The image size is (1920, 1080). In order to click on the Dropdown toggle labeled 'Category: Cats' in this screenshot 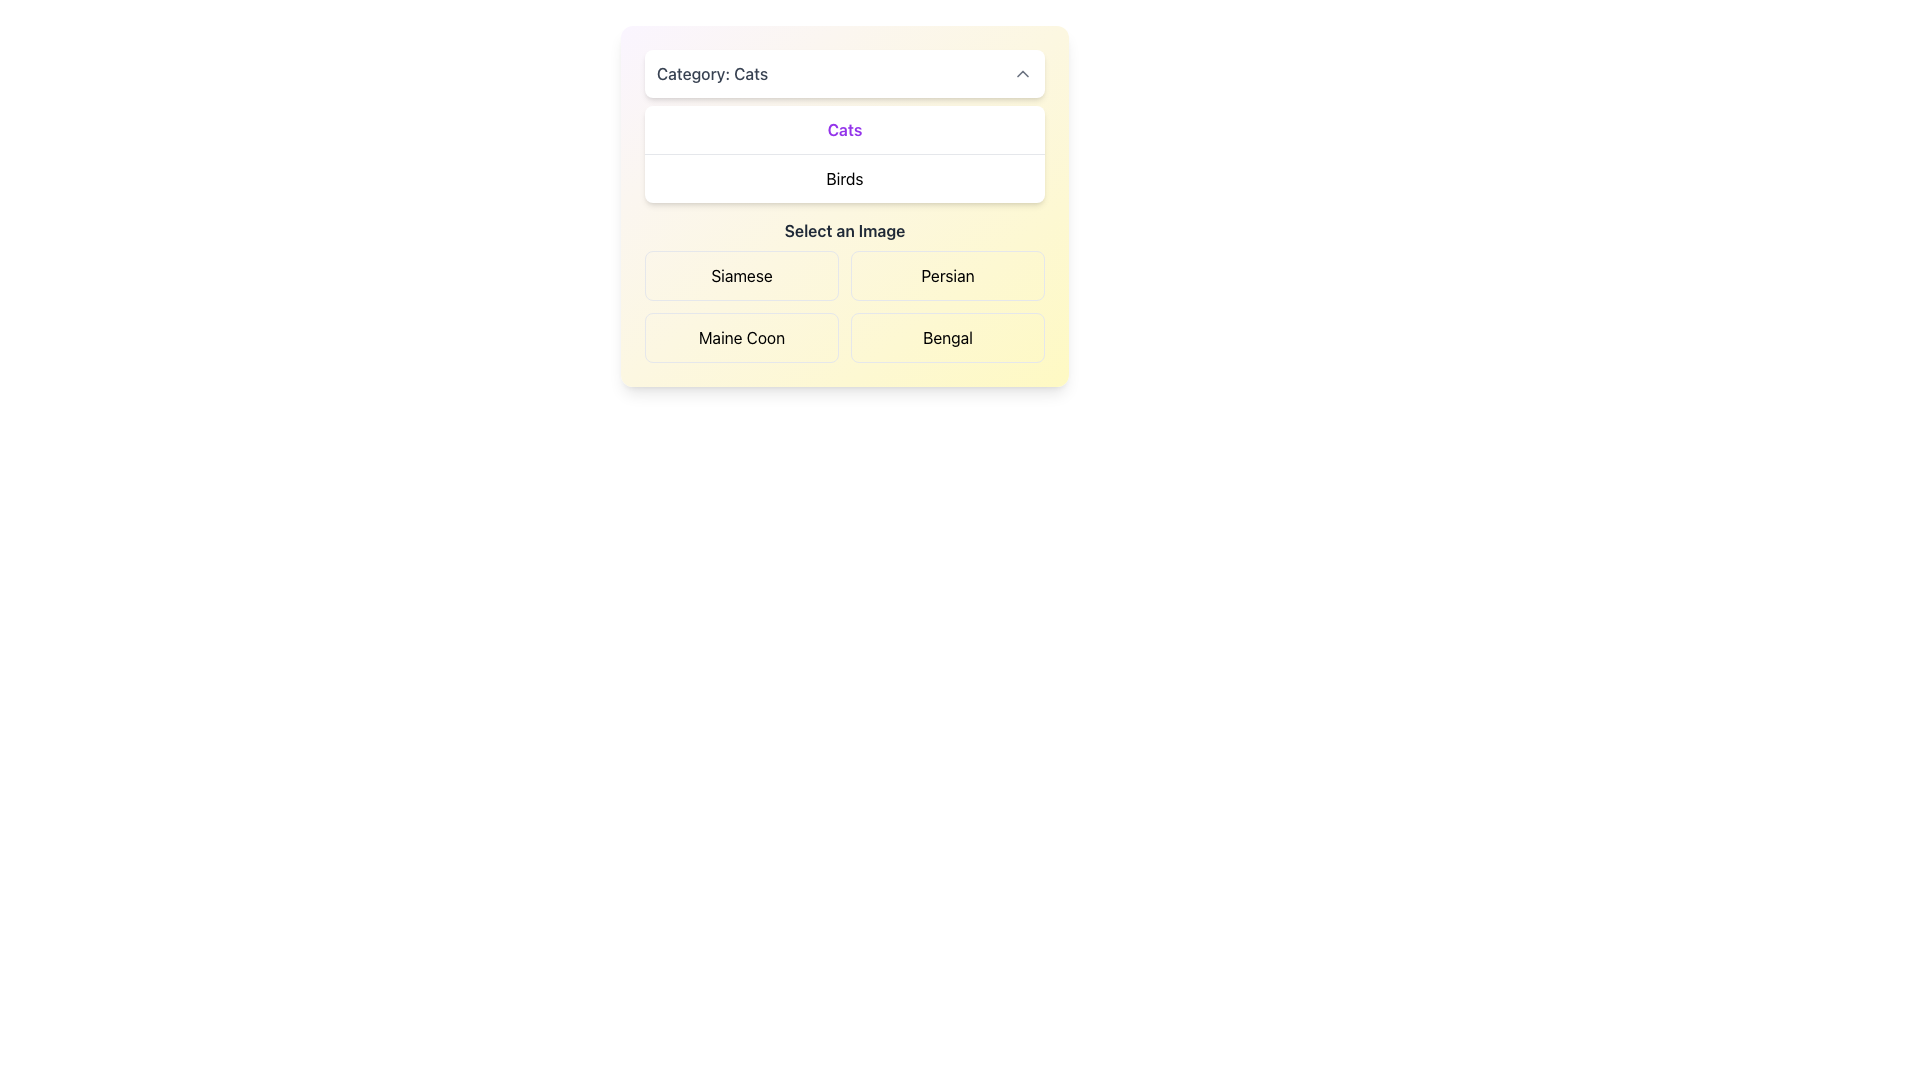, I will do `click(844, 72)`.